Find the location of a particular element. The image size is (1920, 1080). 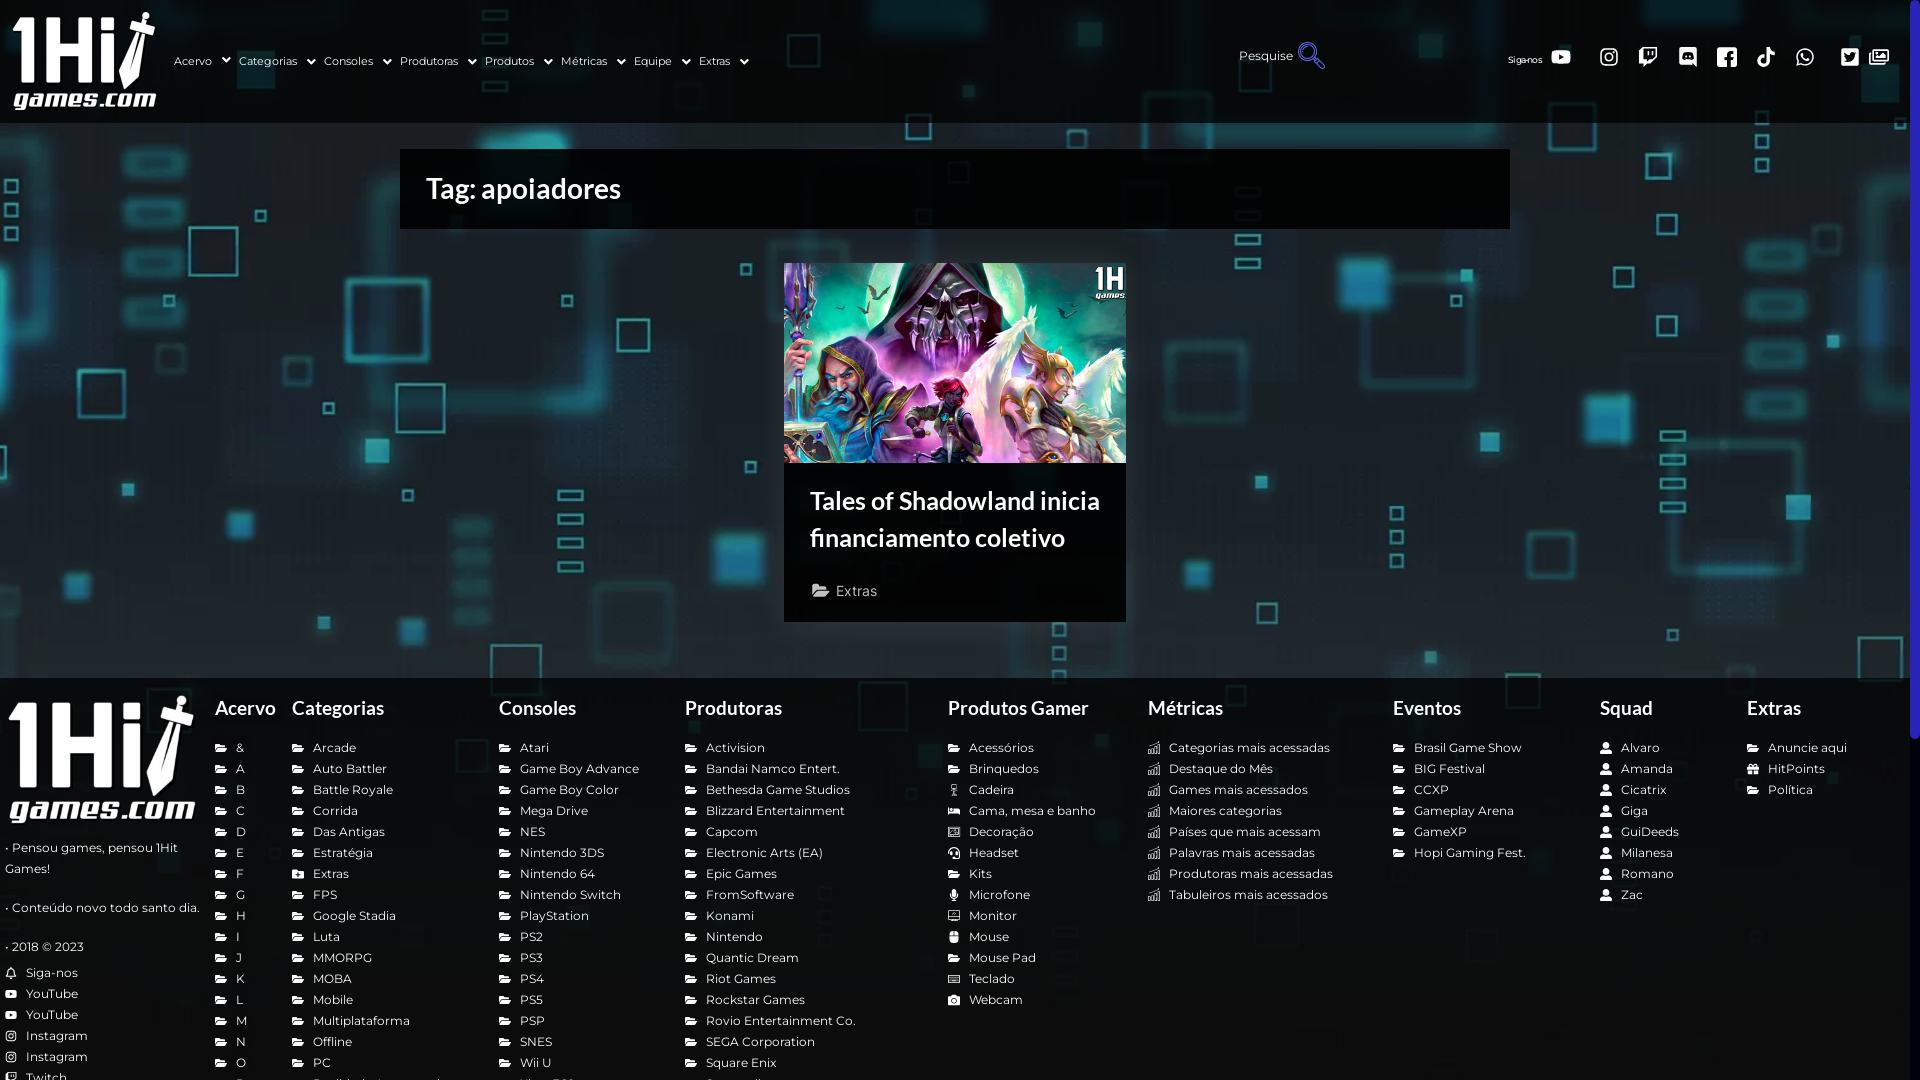

'PS3' is located at coordinates (580, 956).